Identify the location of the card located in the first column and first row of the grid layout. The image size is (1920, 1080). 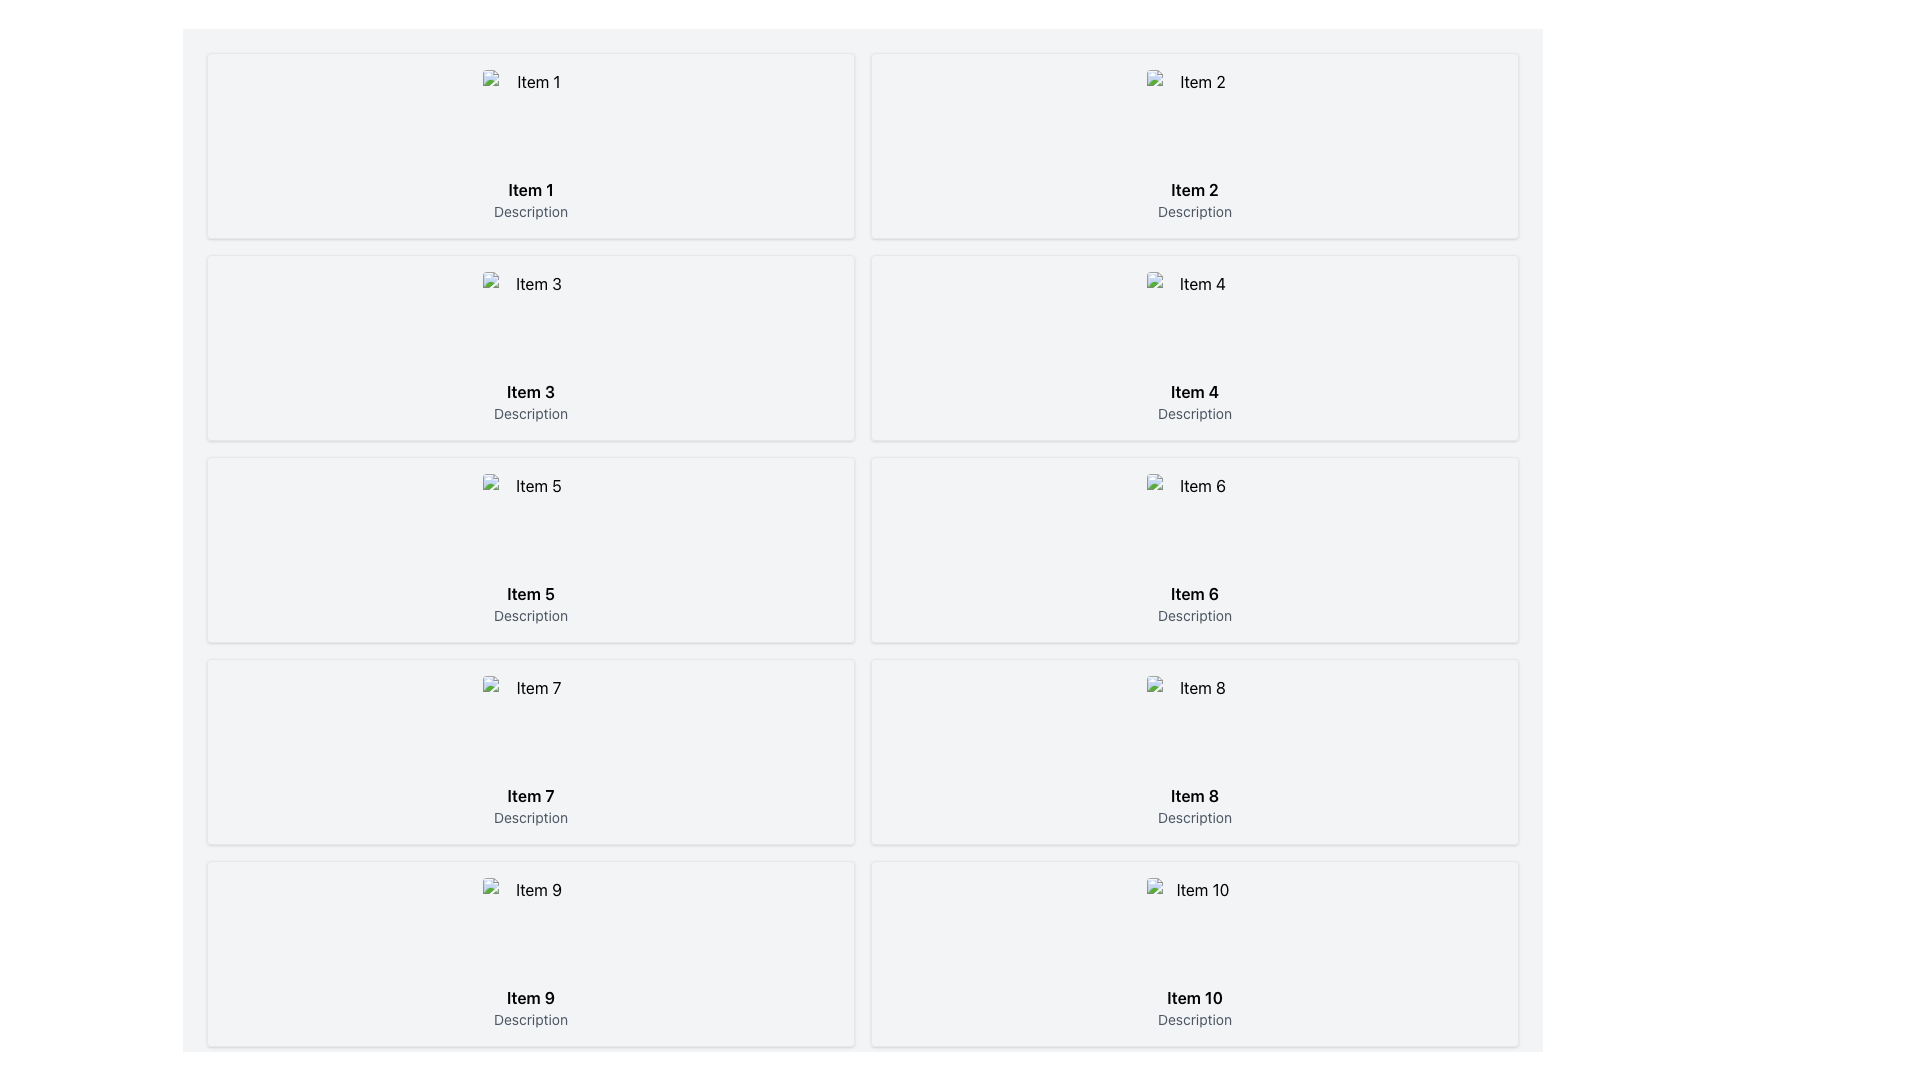
(531, 145).